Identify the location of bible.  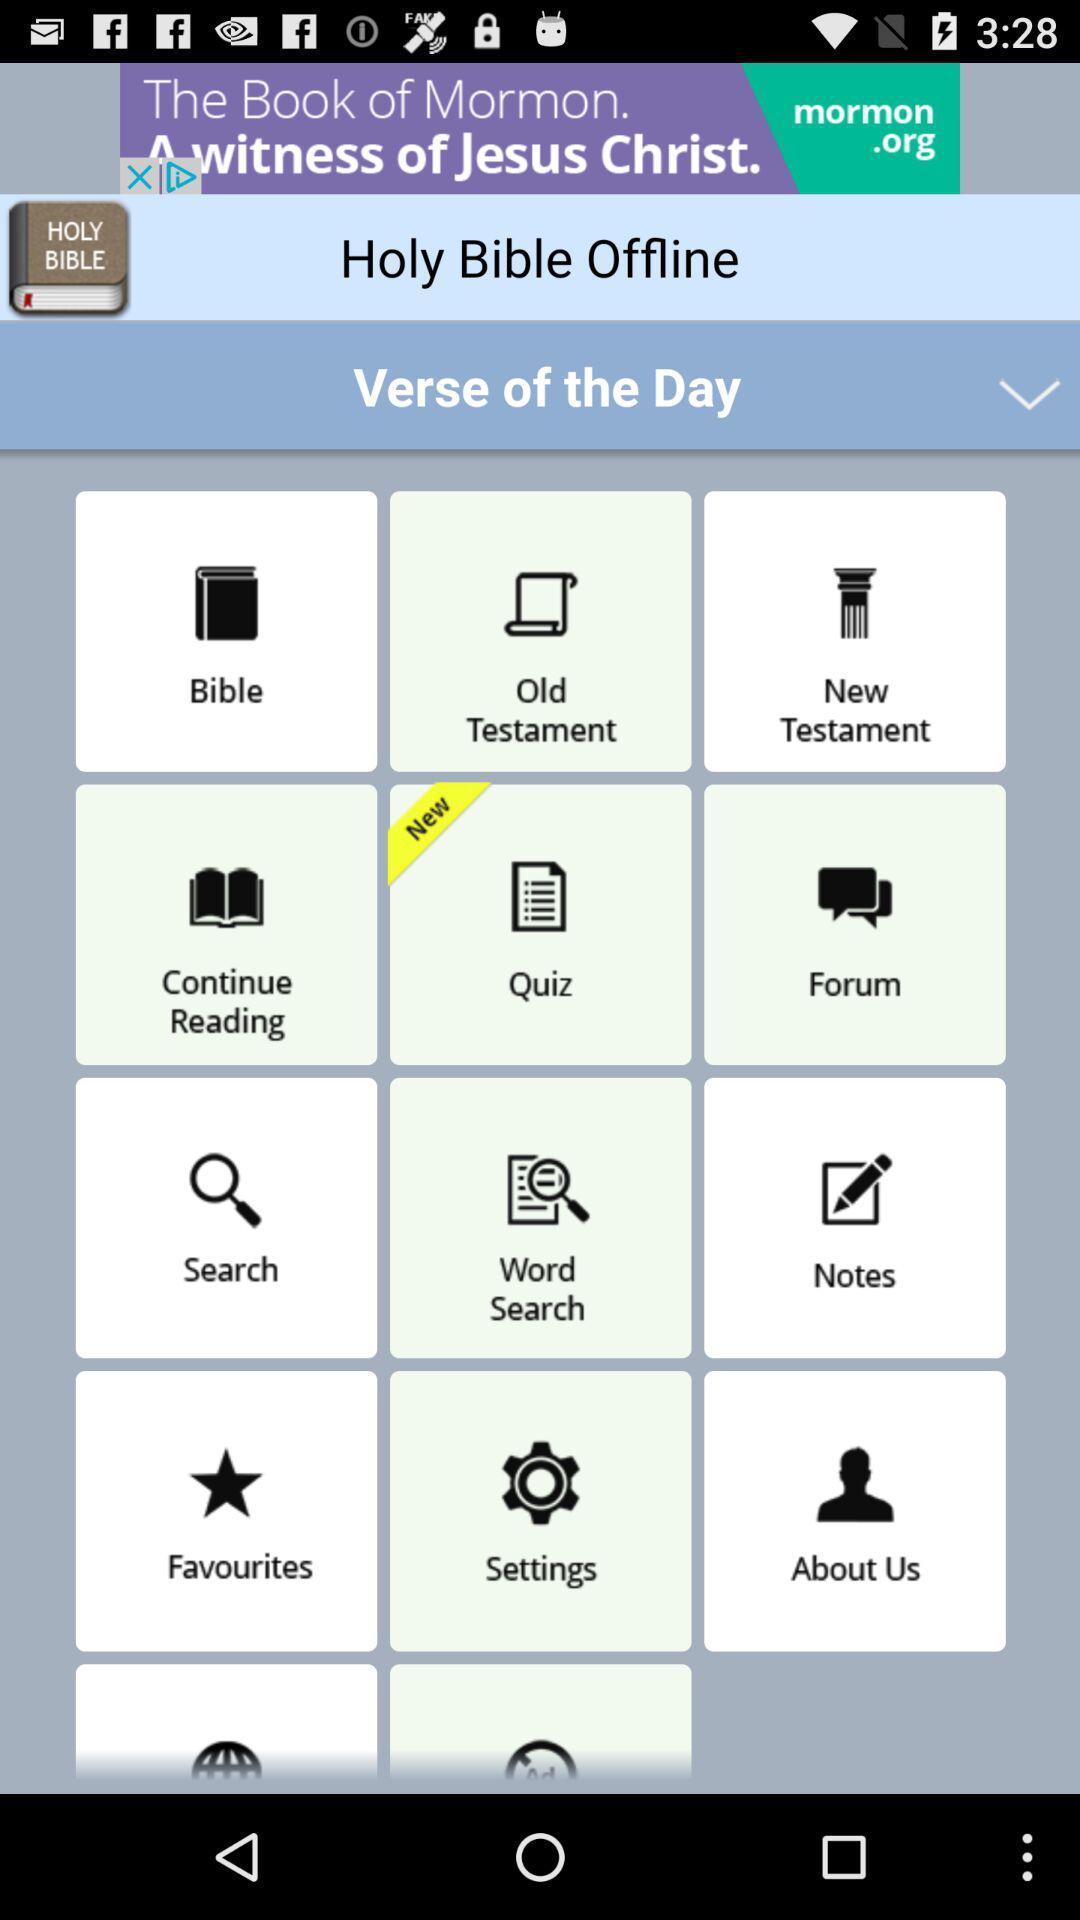
(225, 631).